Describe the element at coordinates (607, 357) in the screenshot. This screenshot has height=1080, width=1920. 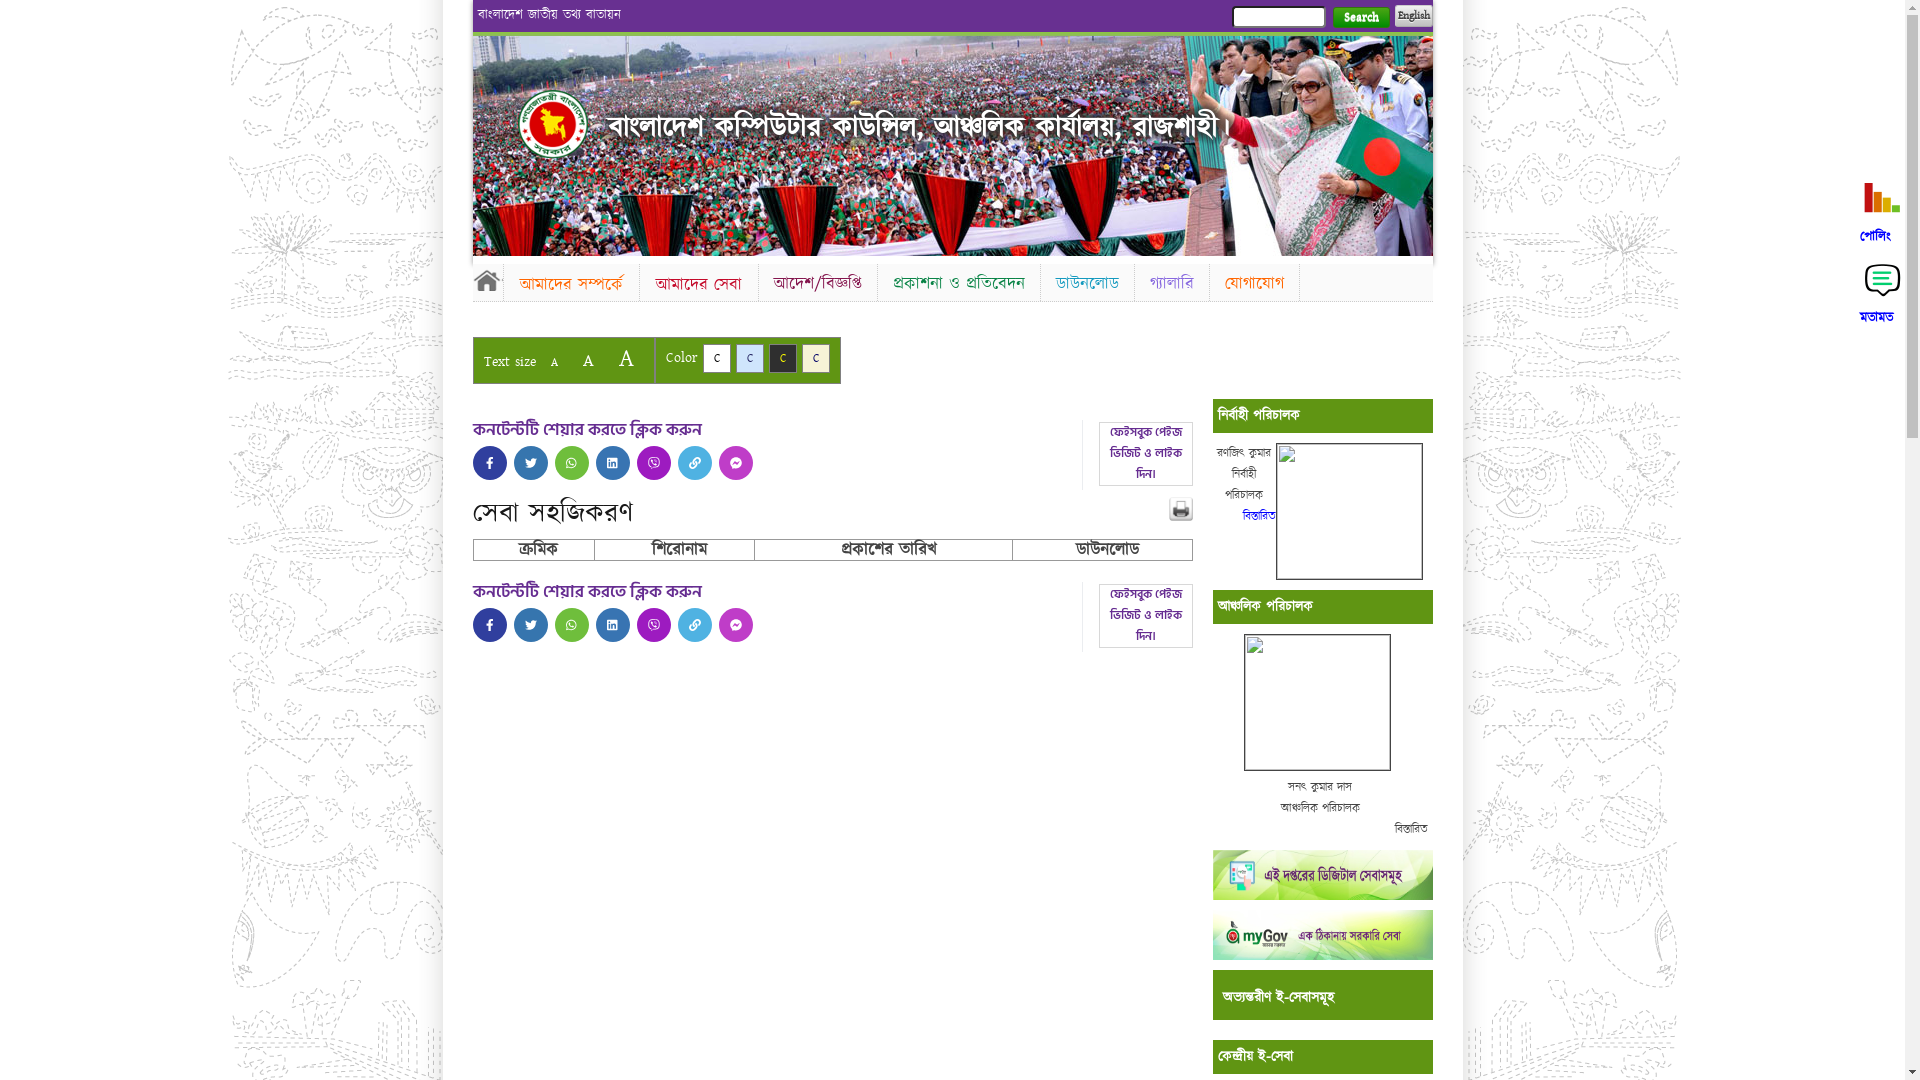
I see `'A'` at that location.